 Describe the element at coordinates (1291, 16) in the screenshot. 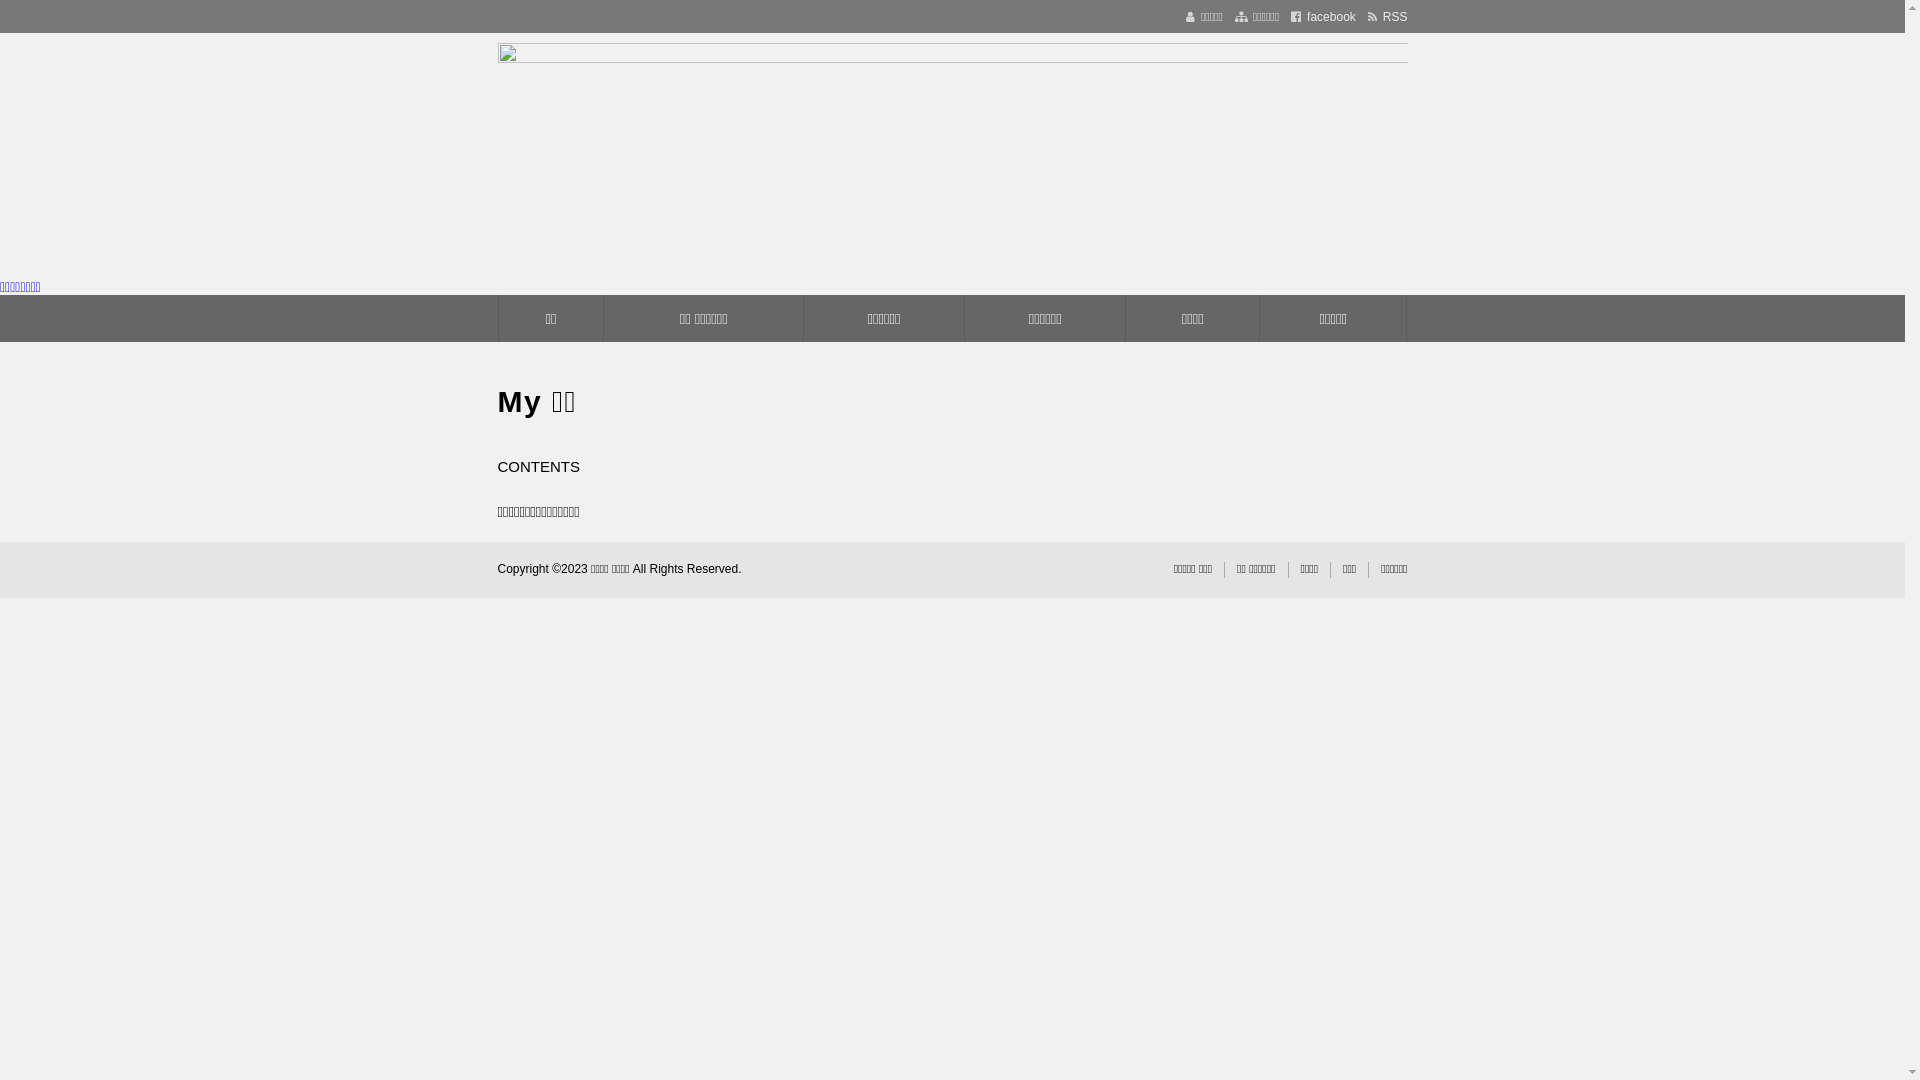

I see `'facebook'` at that location.